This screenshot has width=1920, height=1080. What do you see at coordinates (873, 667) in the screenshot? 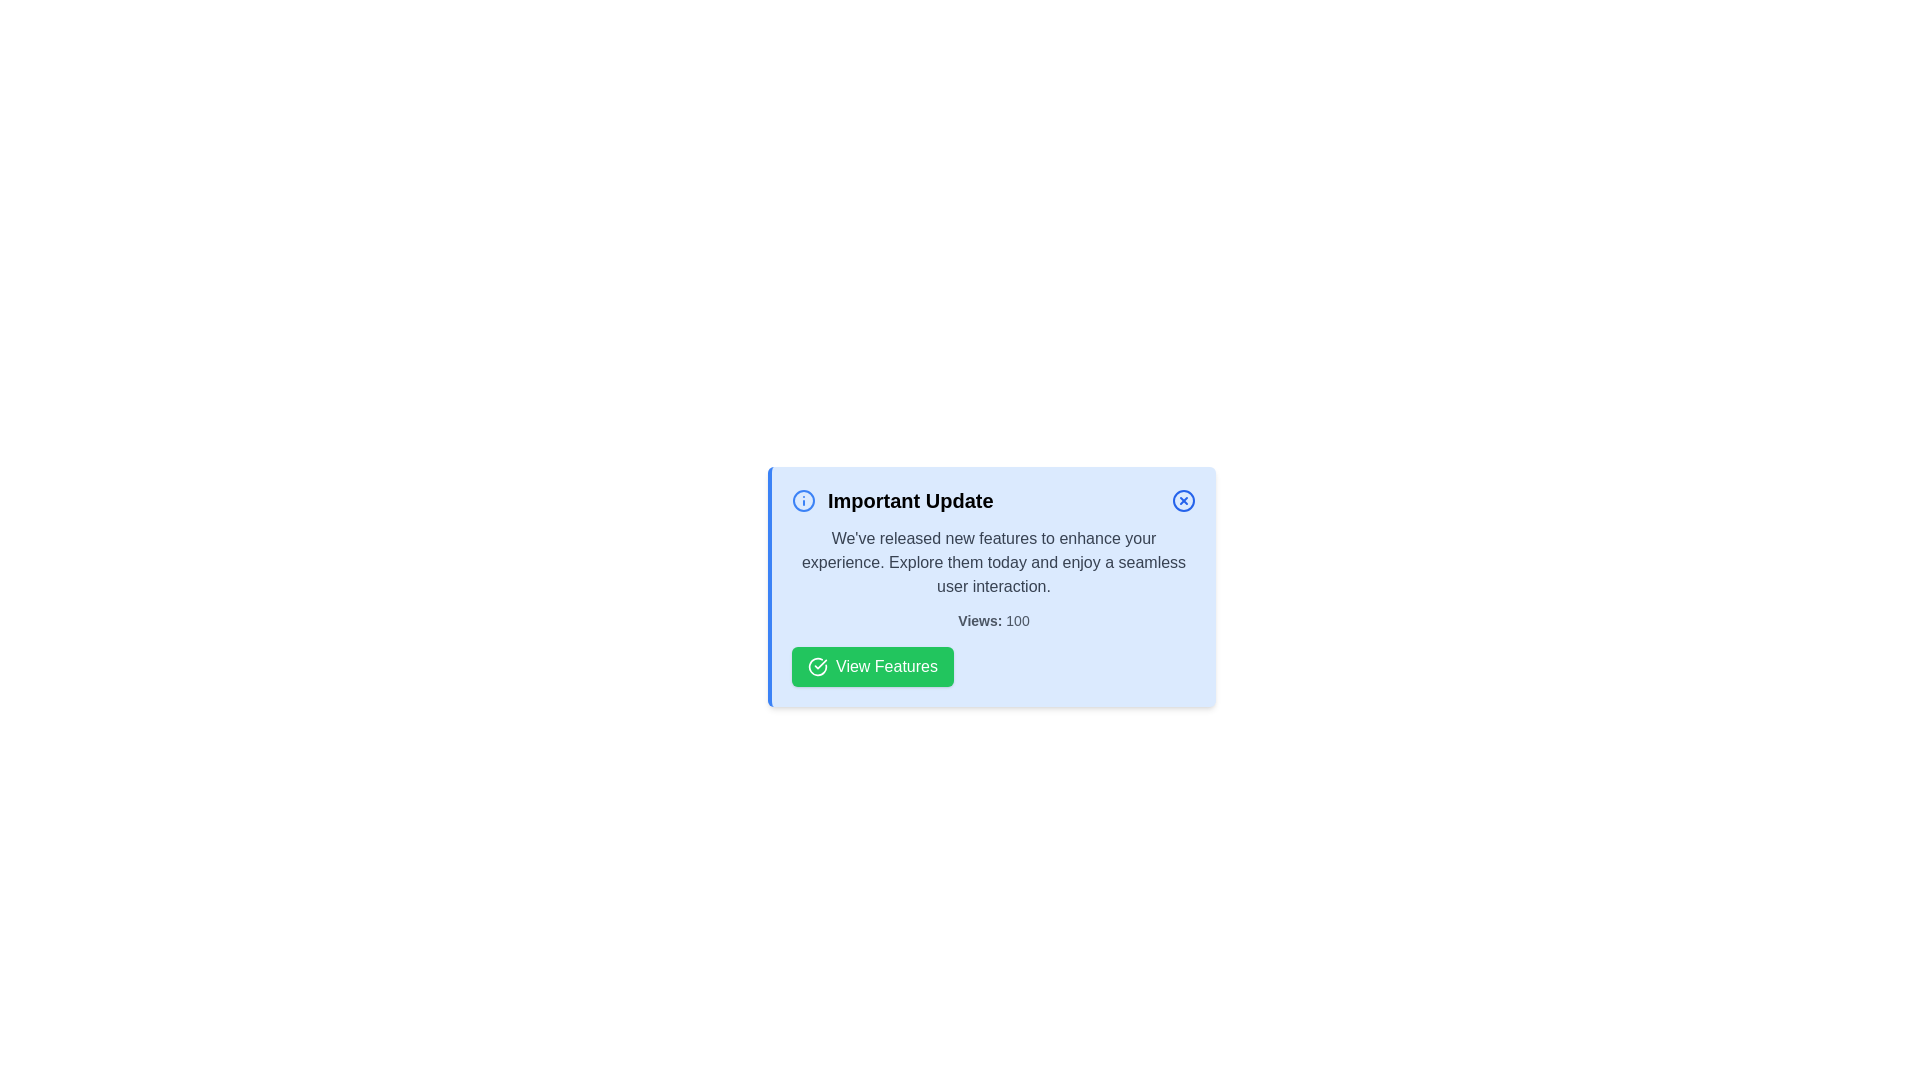
I see `the 'View Features' button to increase the view count` at bounding box center [873, 667].